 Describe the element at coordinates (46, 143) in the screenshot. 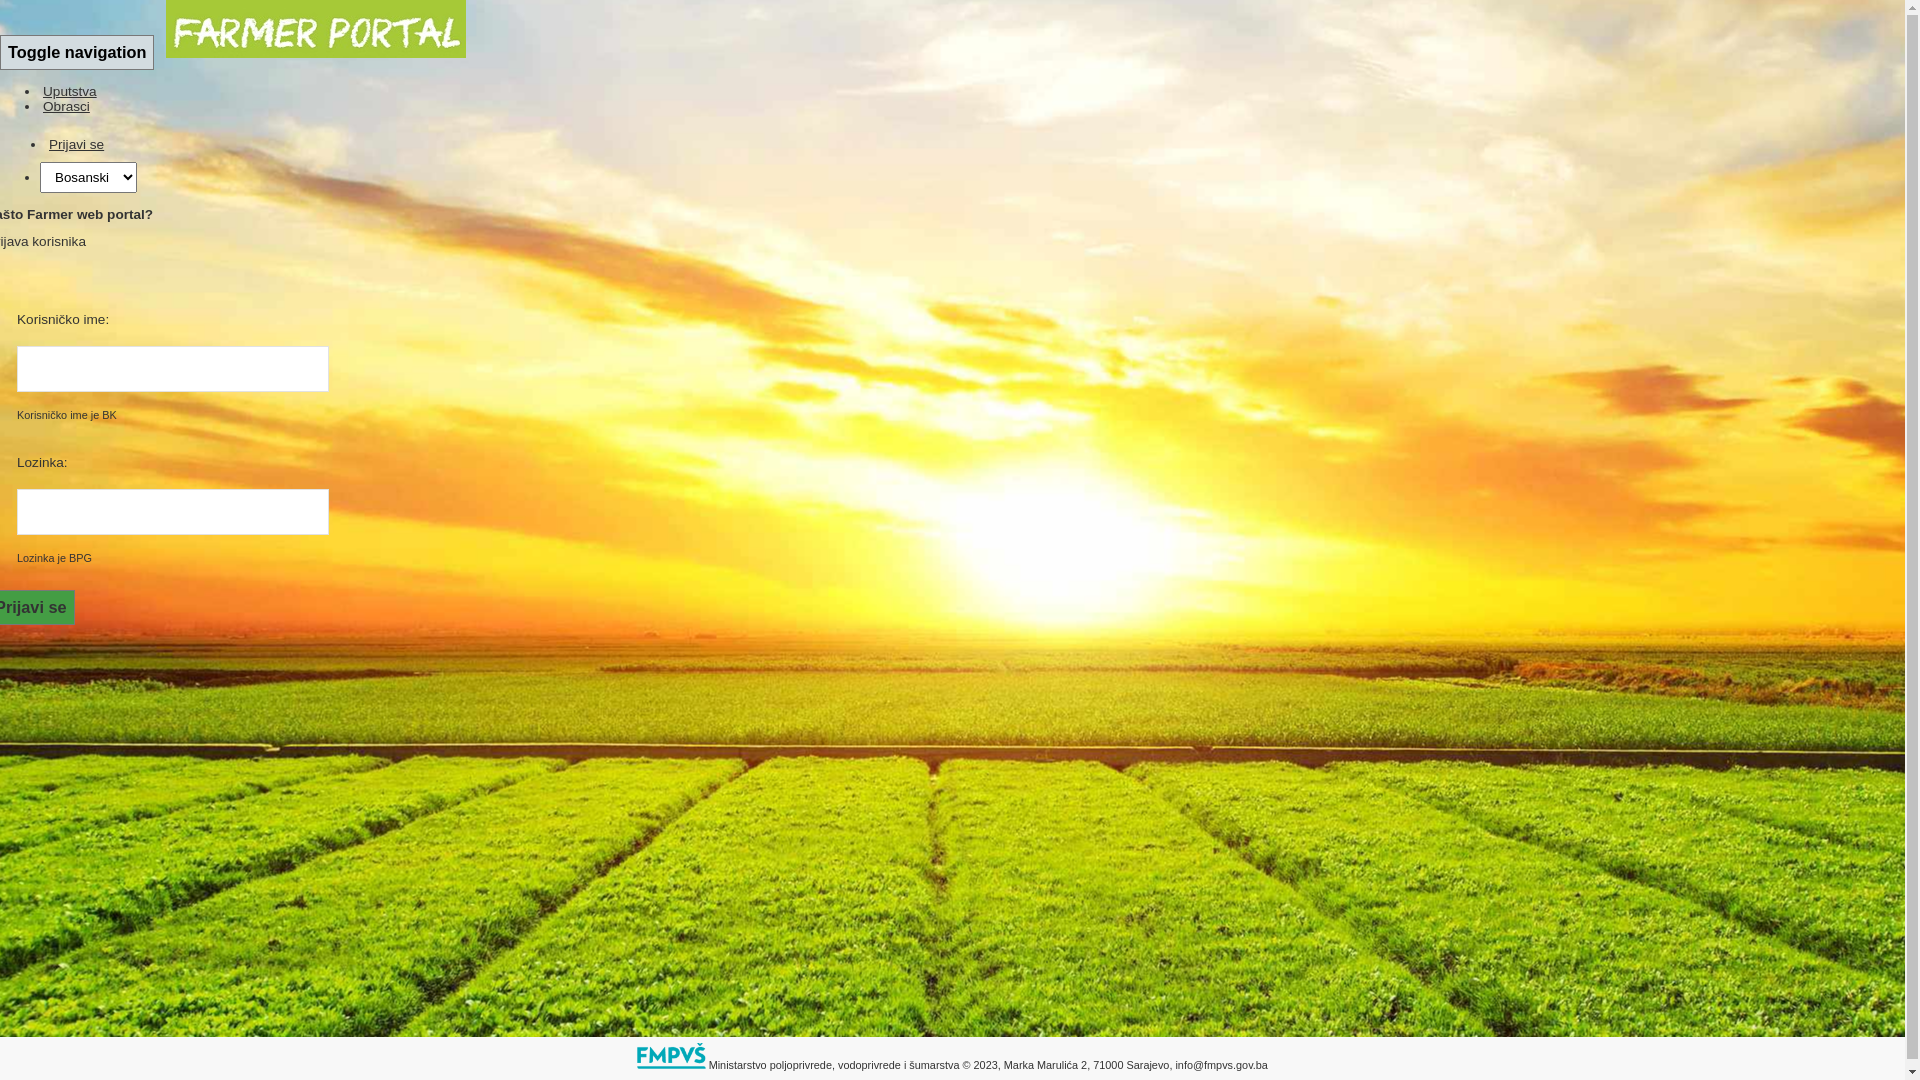

I see `'Prijavi se'` at that location.